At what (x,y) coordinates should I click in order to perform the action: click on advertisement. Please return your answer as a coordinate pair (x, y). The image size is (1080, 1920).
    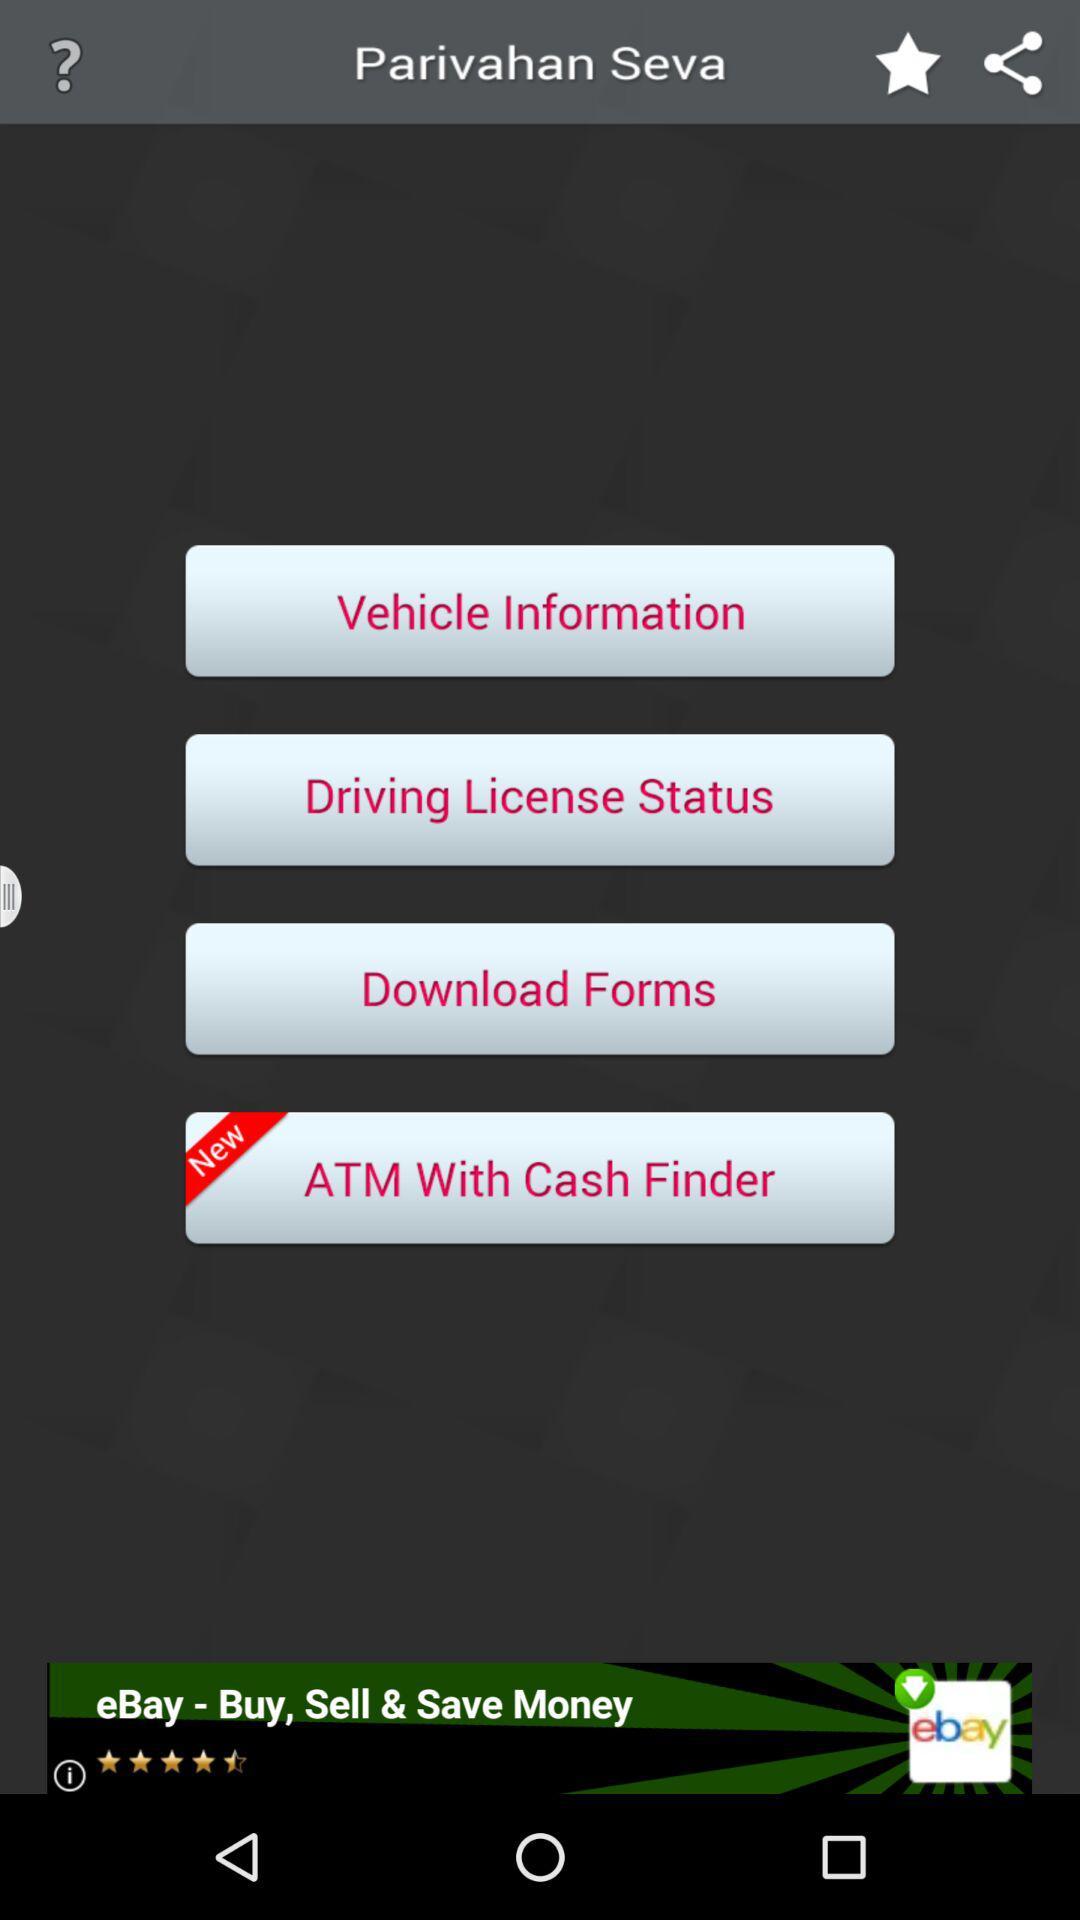
    Looking at the image, I should click on (538, 1727).